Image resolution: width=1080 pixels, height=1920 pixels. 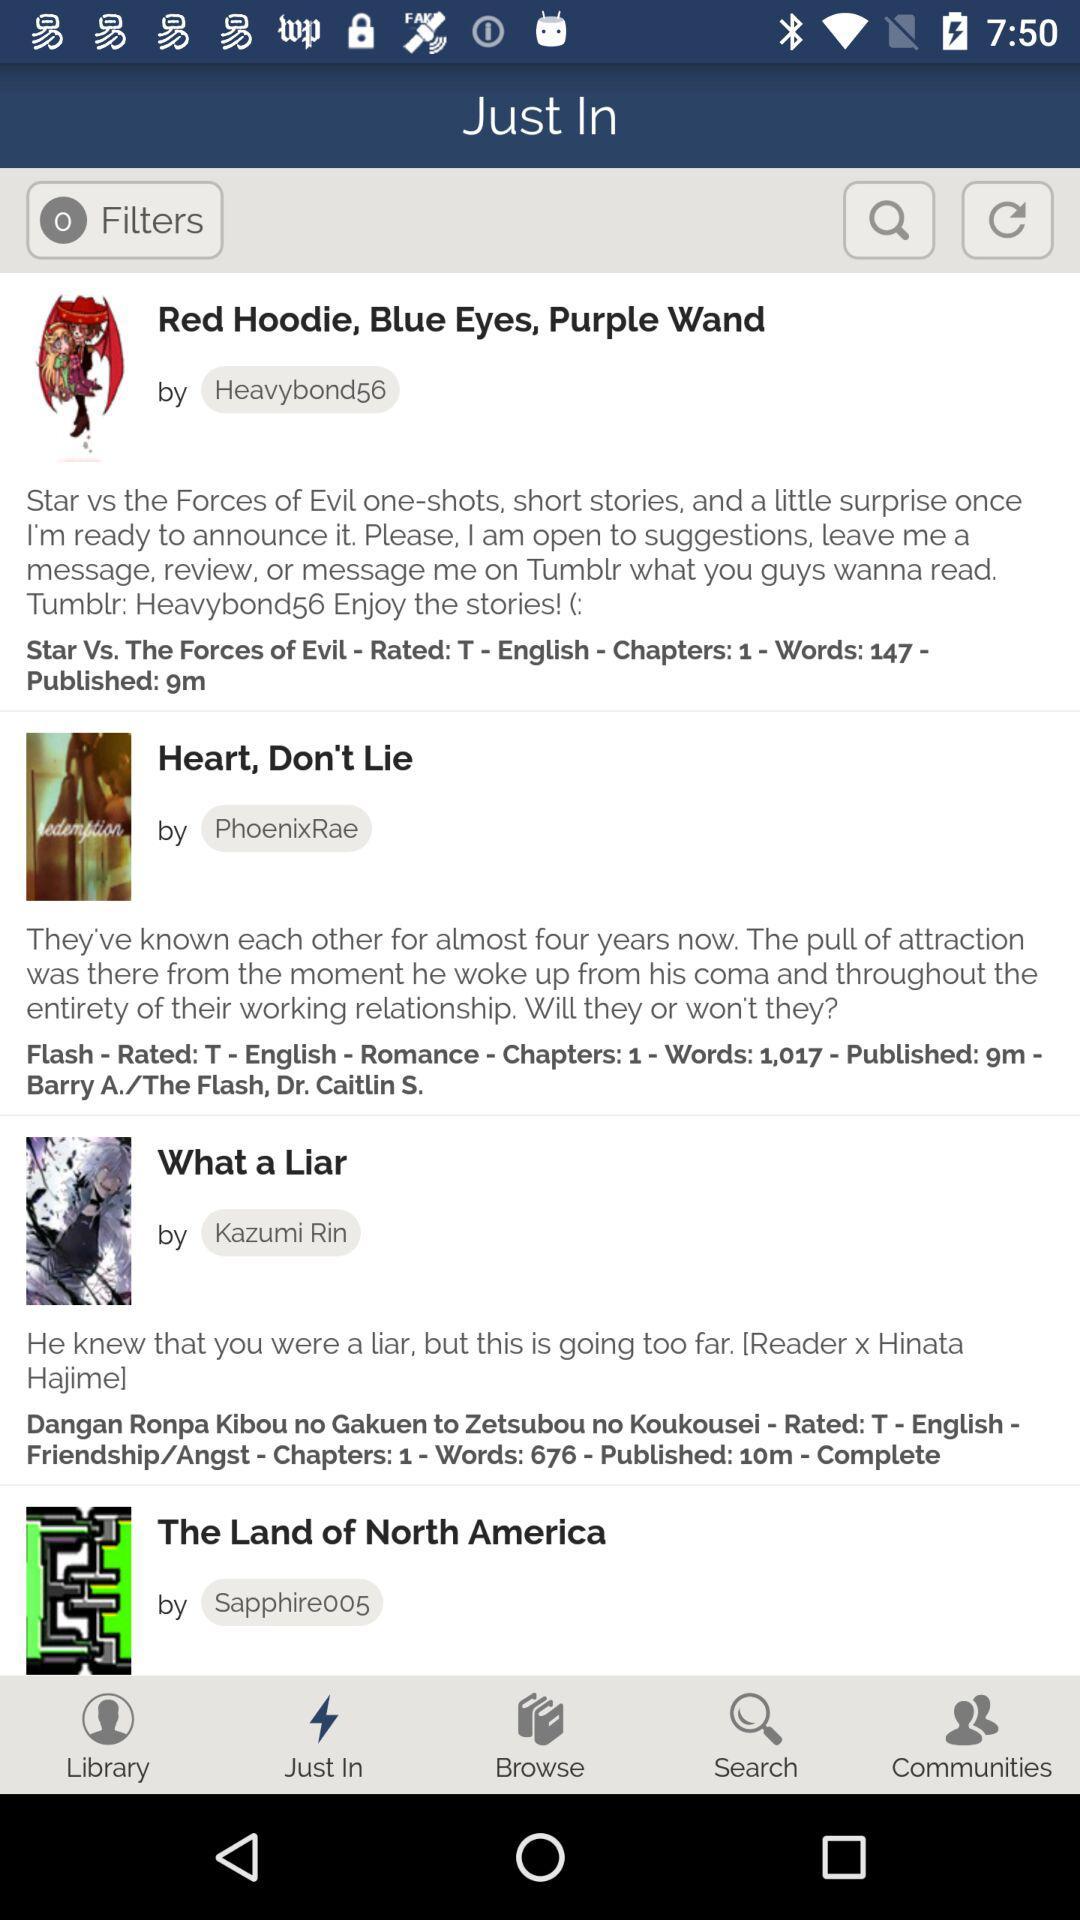 I want to click on app below the the land of, so click(x=292, y=1602).